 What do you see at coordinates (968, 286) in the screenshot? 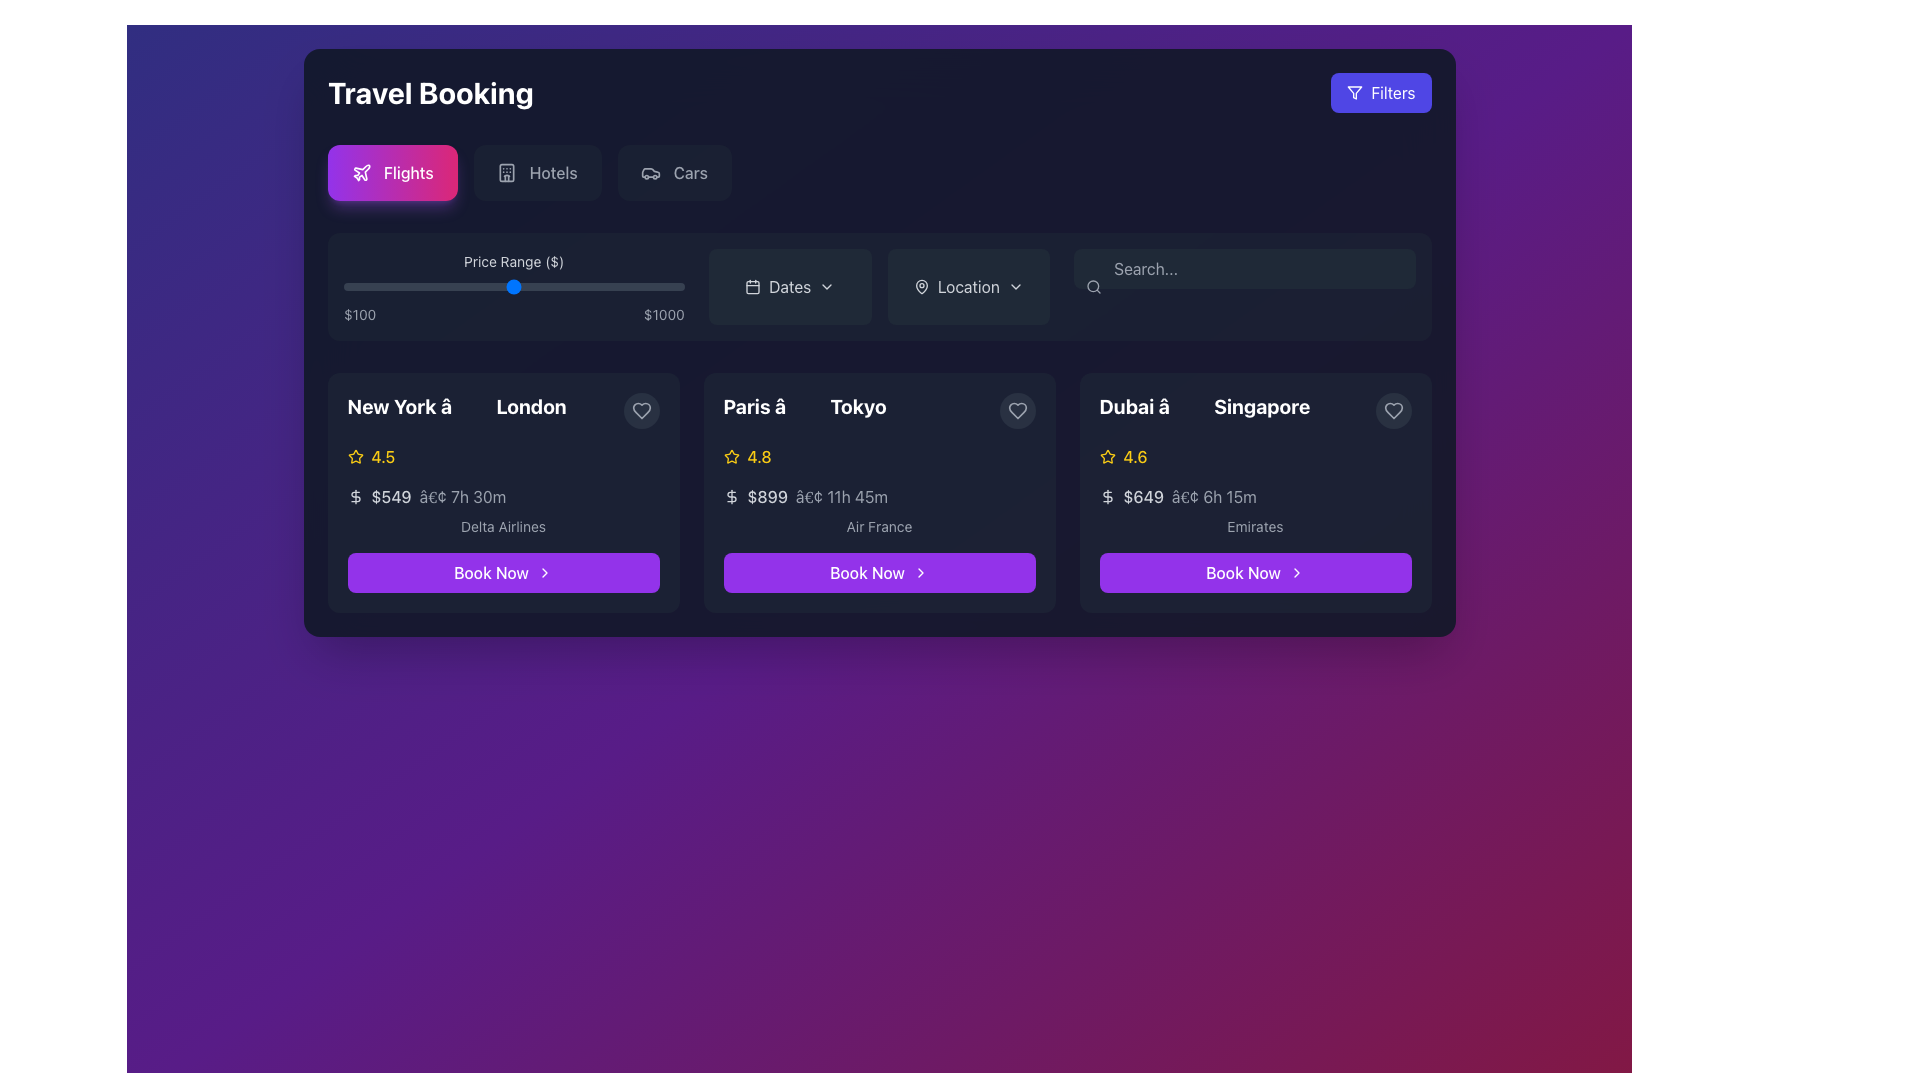
I see `the dropdown menu button used for selecting or modifying the location, which is the second button from the left in a horizontal layout next to the 'Dates' button` at bounding box center [968, 286].